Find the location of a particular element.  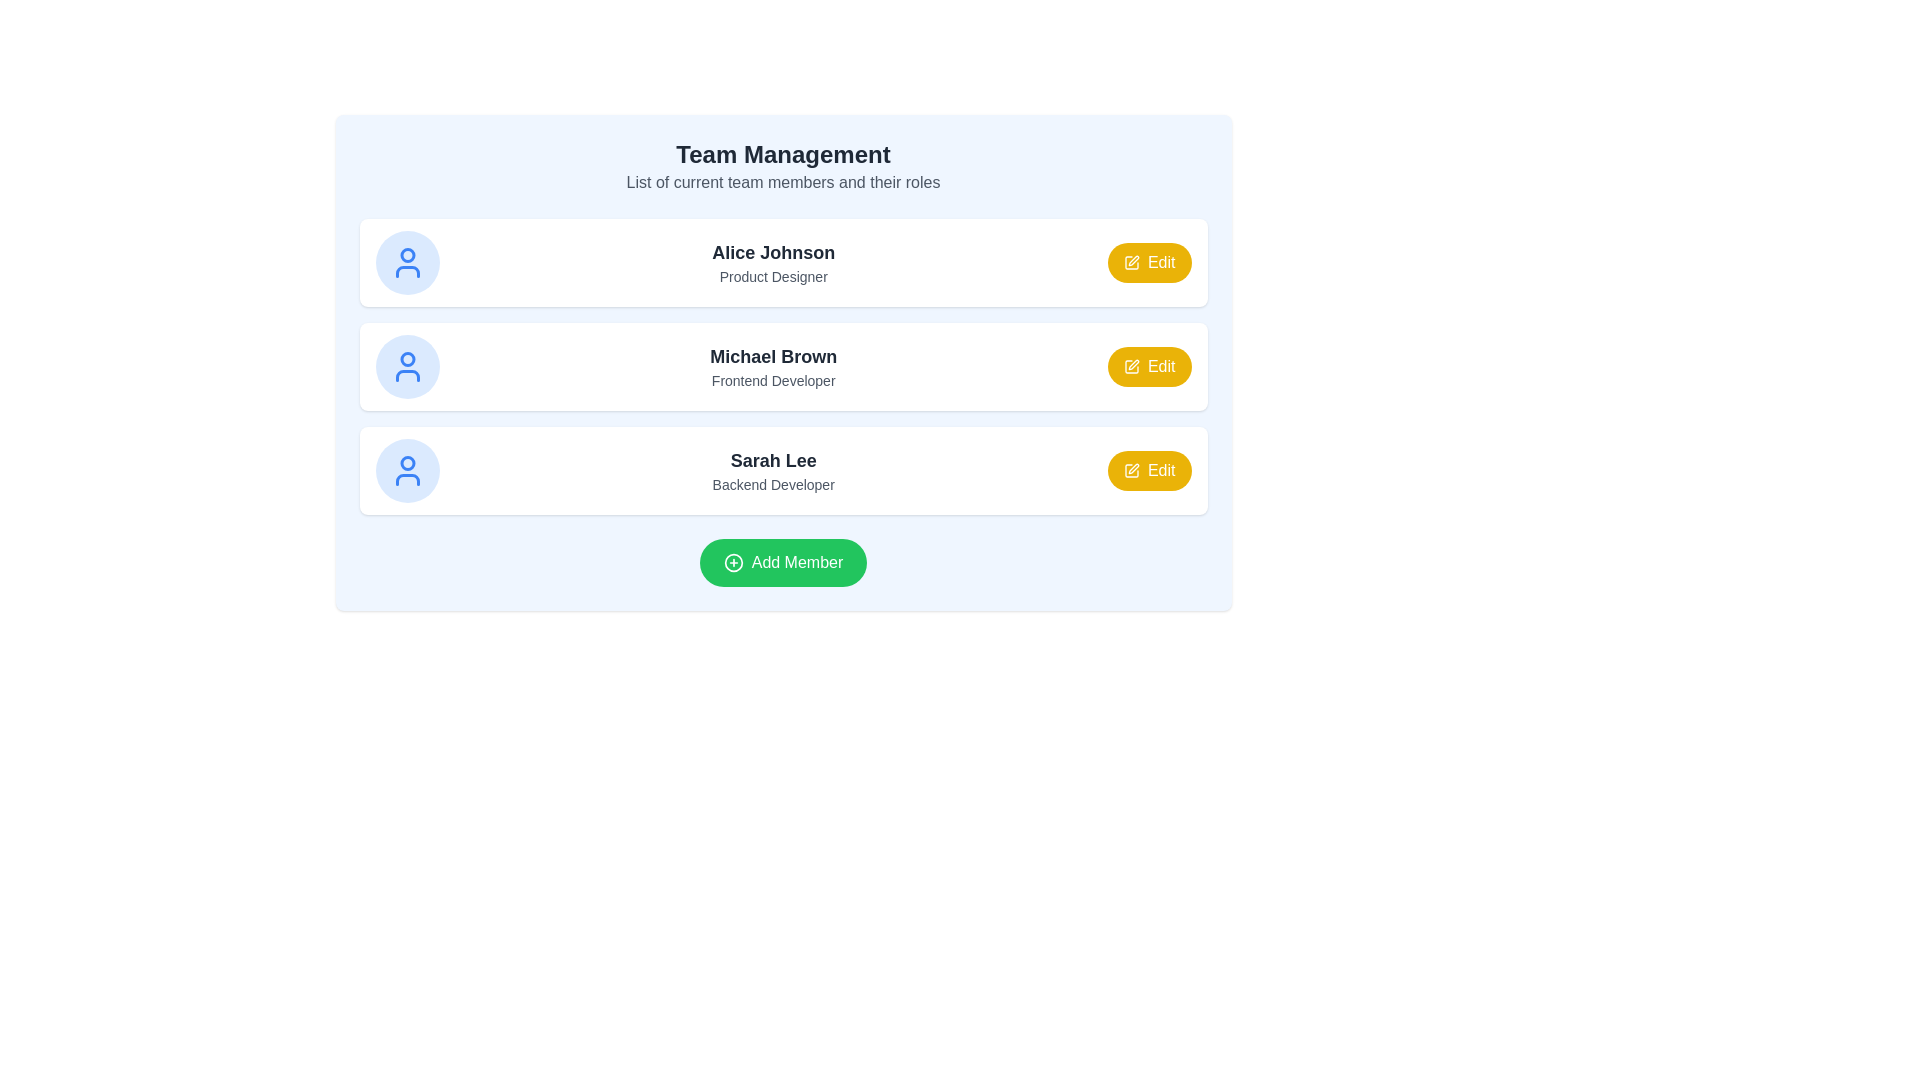

the SVG icon styled as a pen or edit tool within the yellow 'Edit' button for the team member 'Alice Johnson, Product Designer' is located at coordinates (1131, 261).